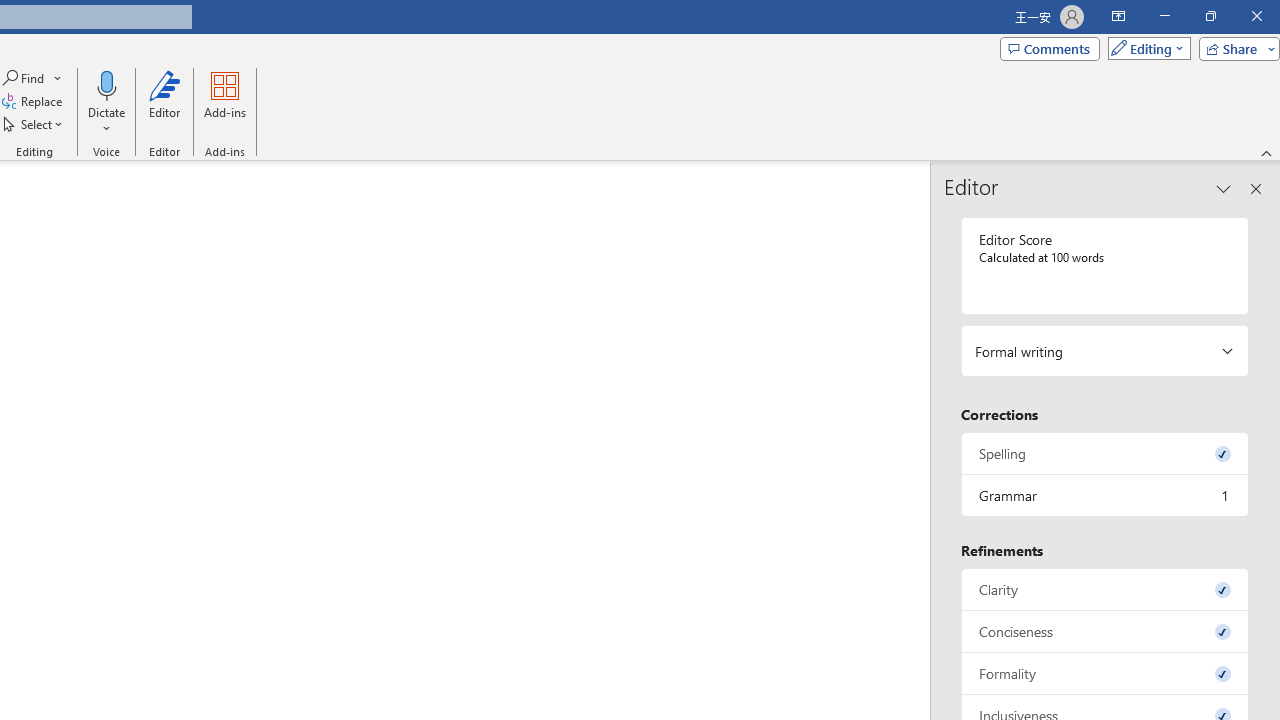  I want to click on 'Spelling, 0 issues. Press space or enter to review items.', so click(1104, 453).